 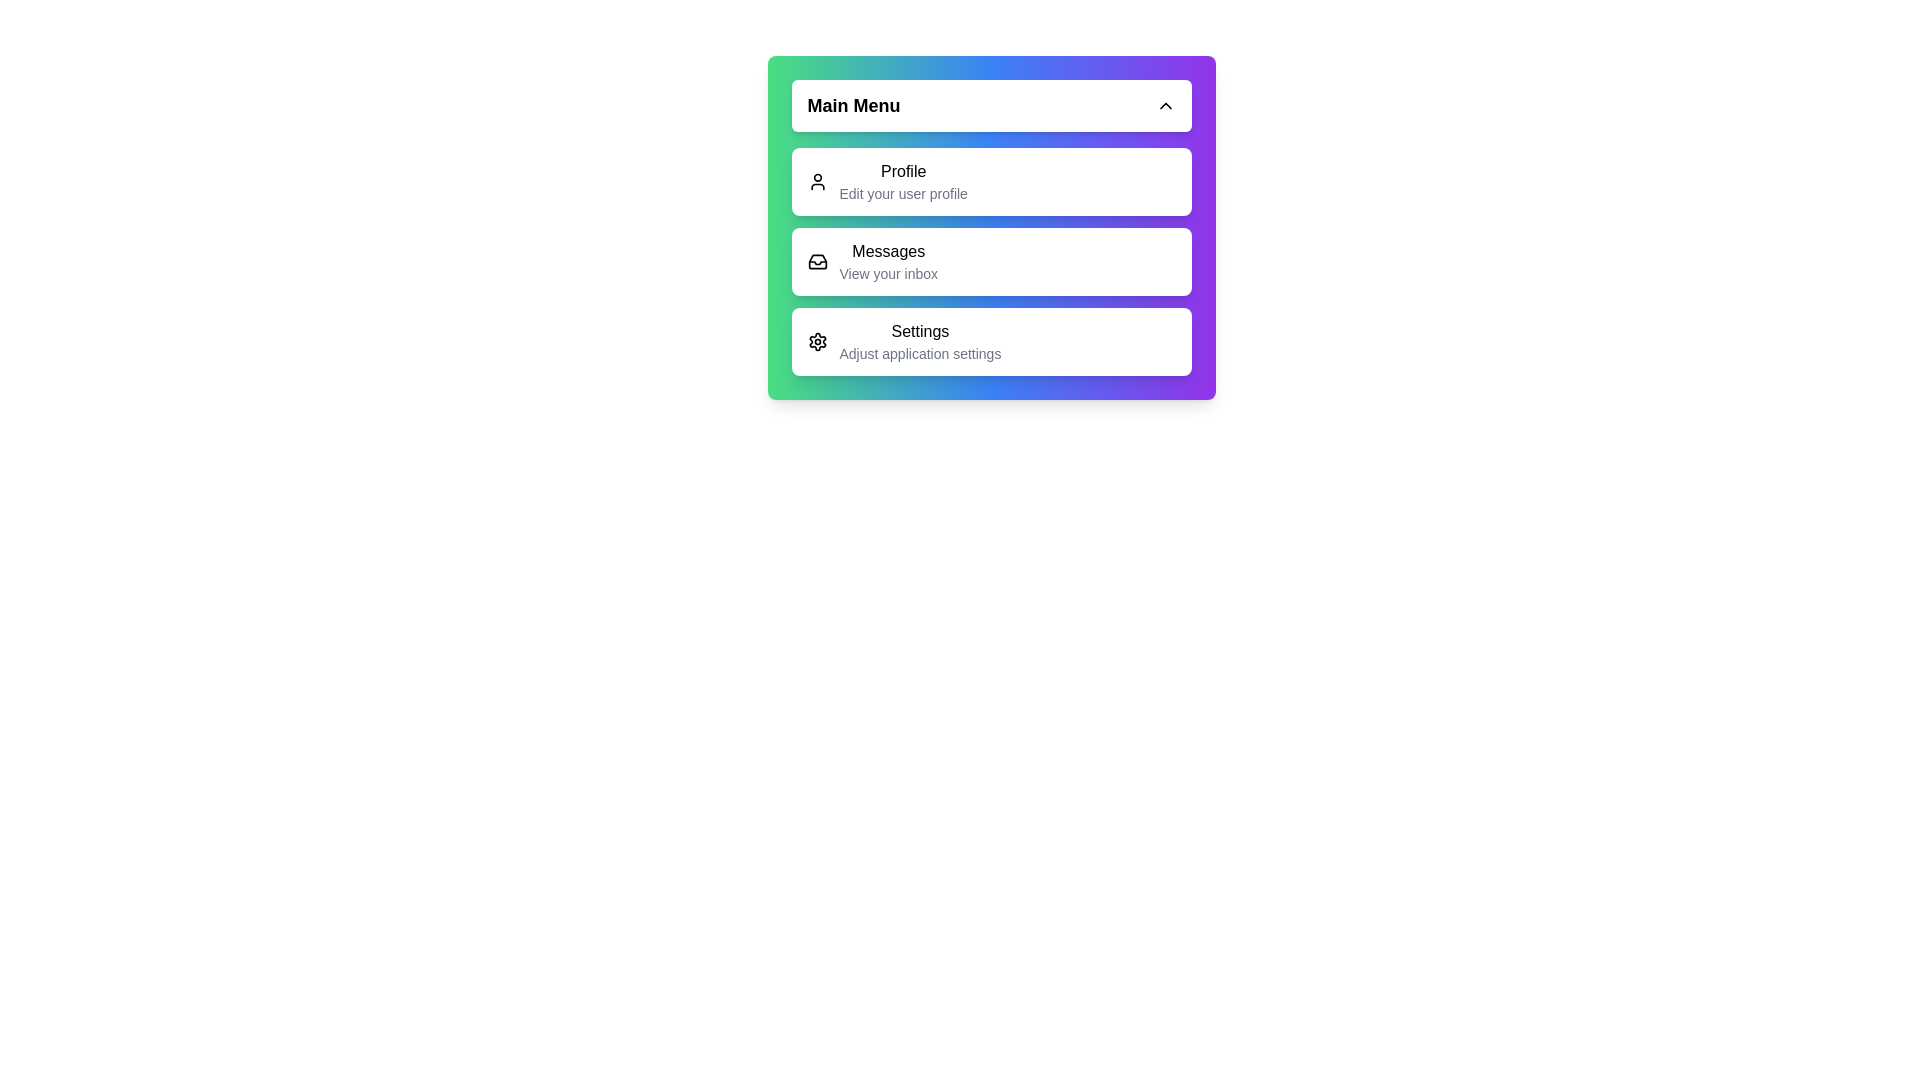 What do you see at coordinates (991, 105) in the screenshot?
I see `the menu header button to toggle the menu` at bounding box center [991, 105].